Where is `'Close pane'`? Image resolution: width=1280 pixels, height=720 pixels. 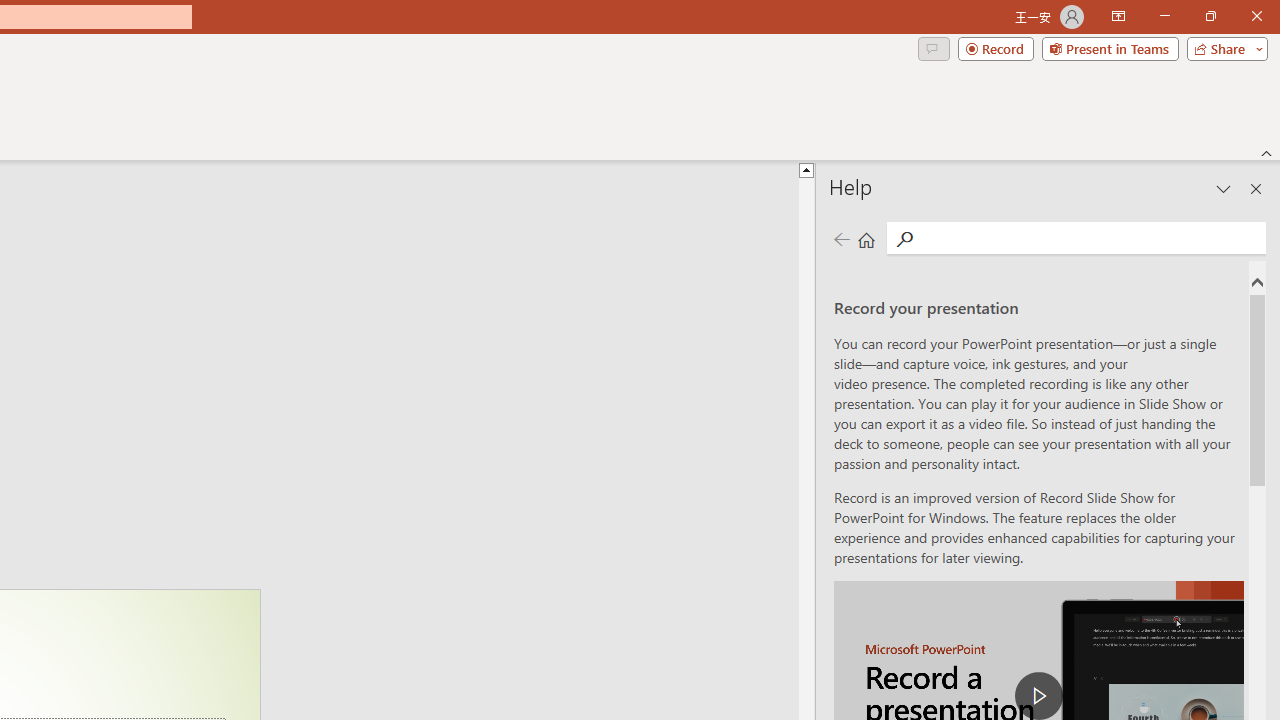 'Close pane' is located at coordinates (1255, 189).